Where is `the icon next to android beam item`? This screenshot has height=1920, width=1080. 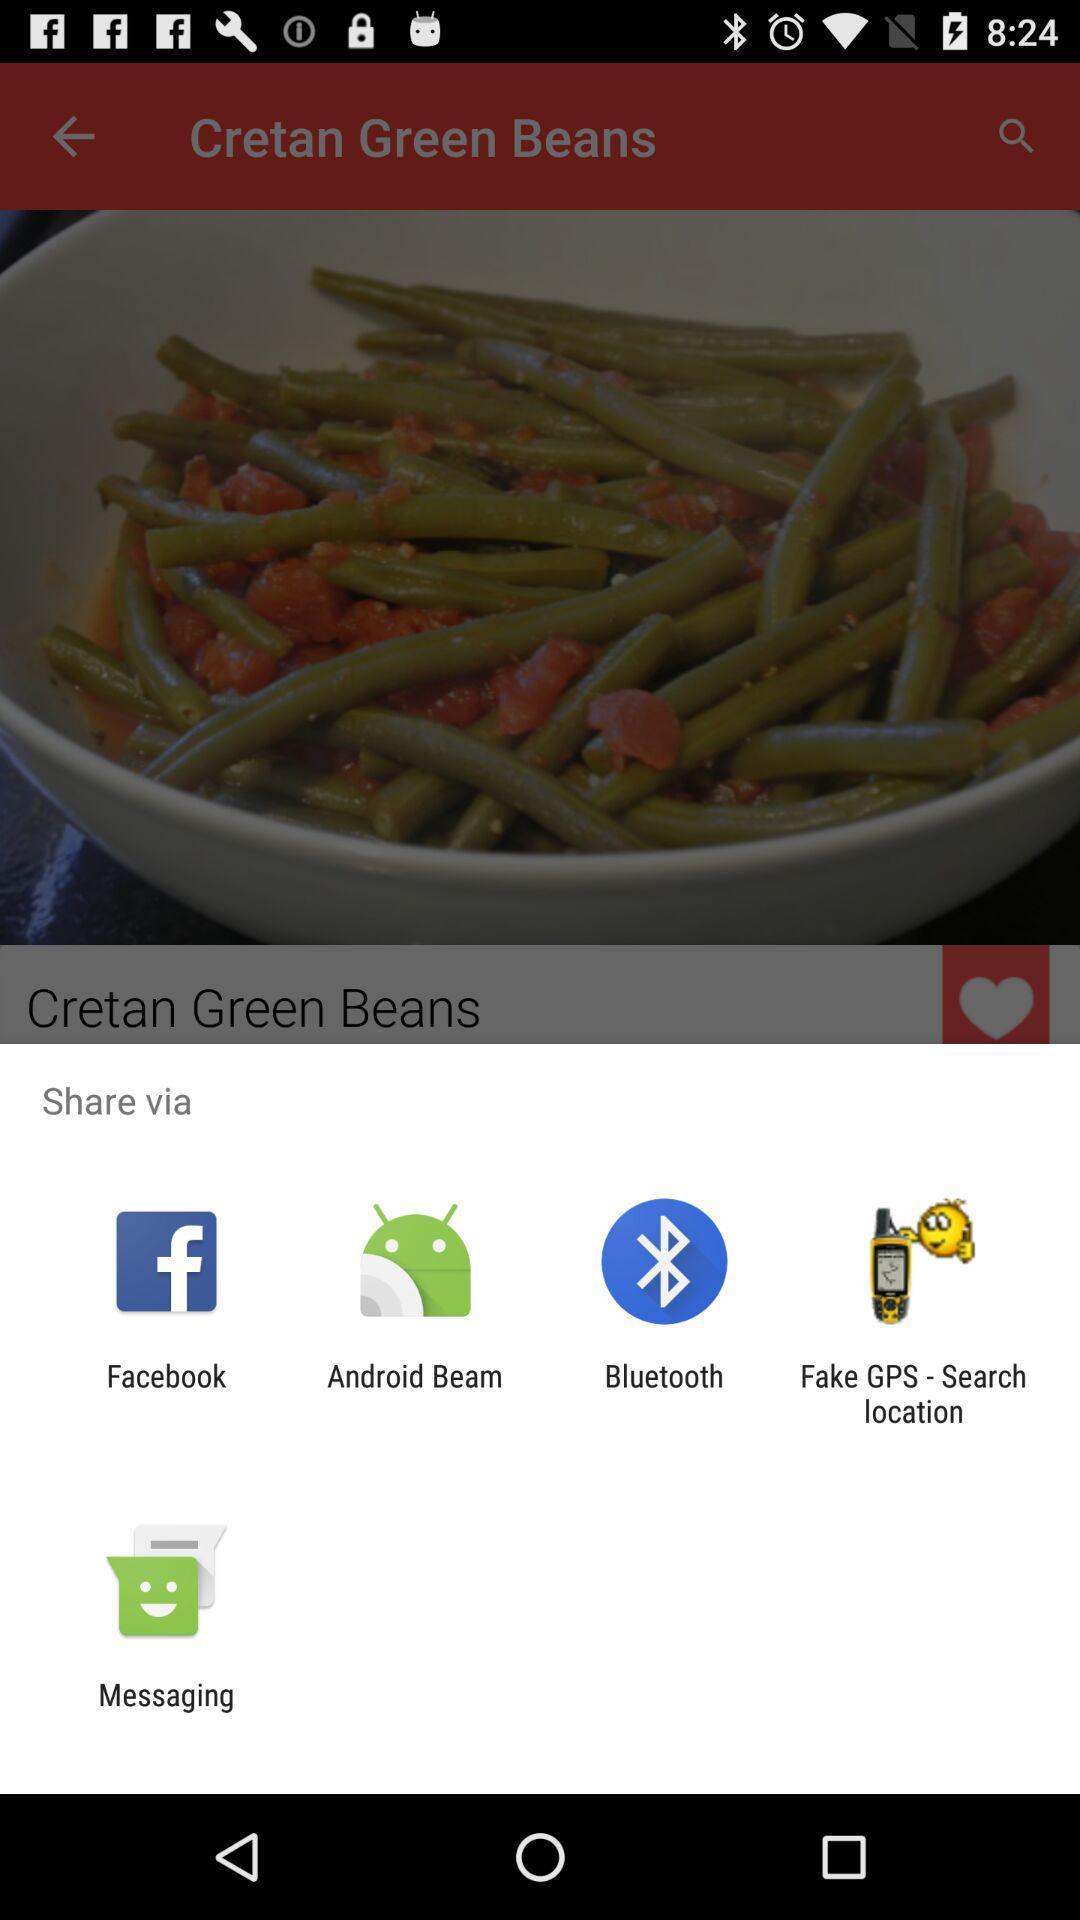
the icon next to android beam item is located at coordinates (165, 1392).